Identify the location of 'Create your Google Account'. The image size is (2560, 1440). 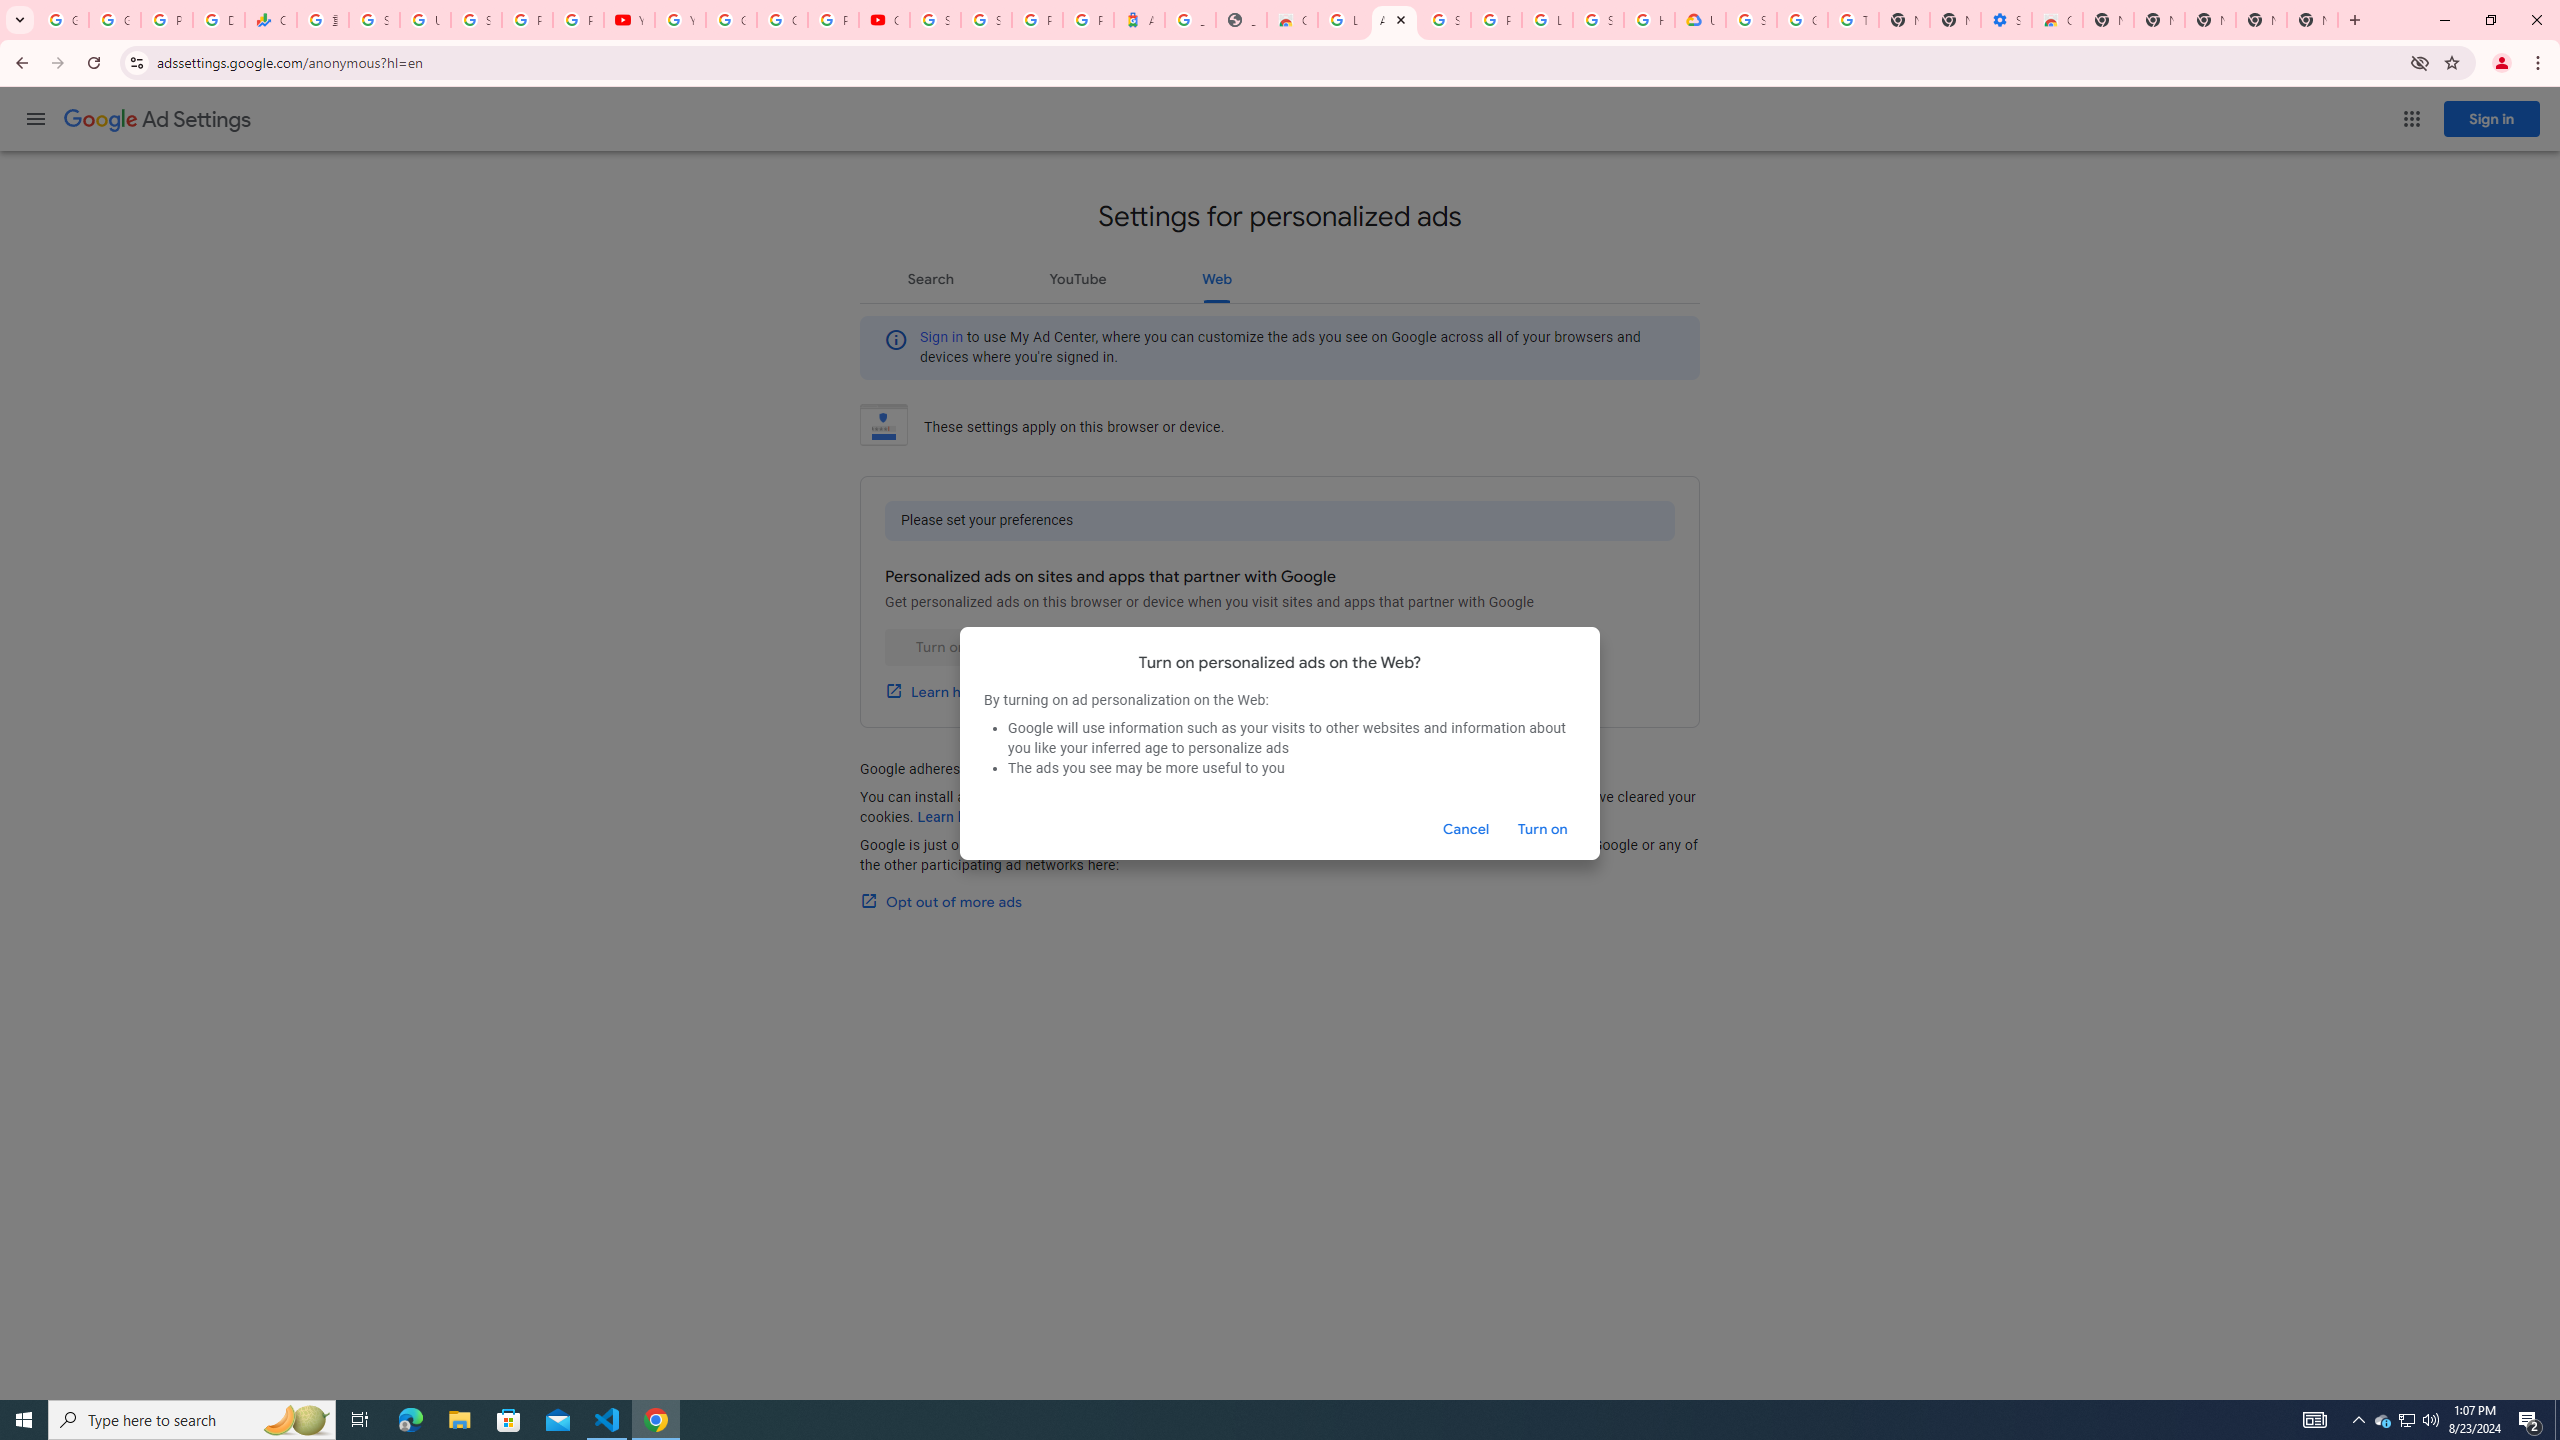
(782, 19).